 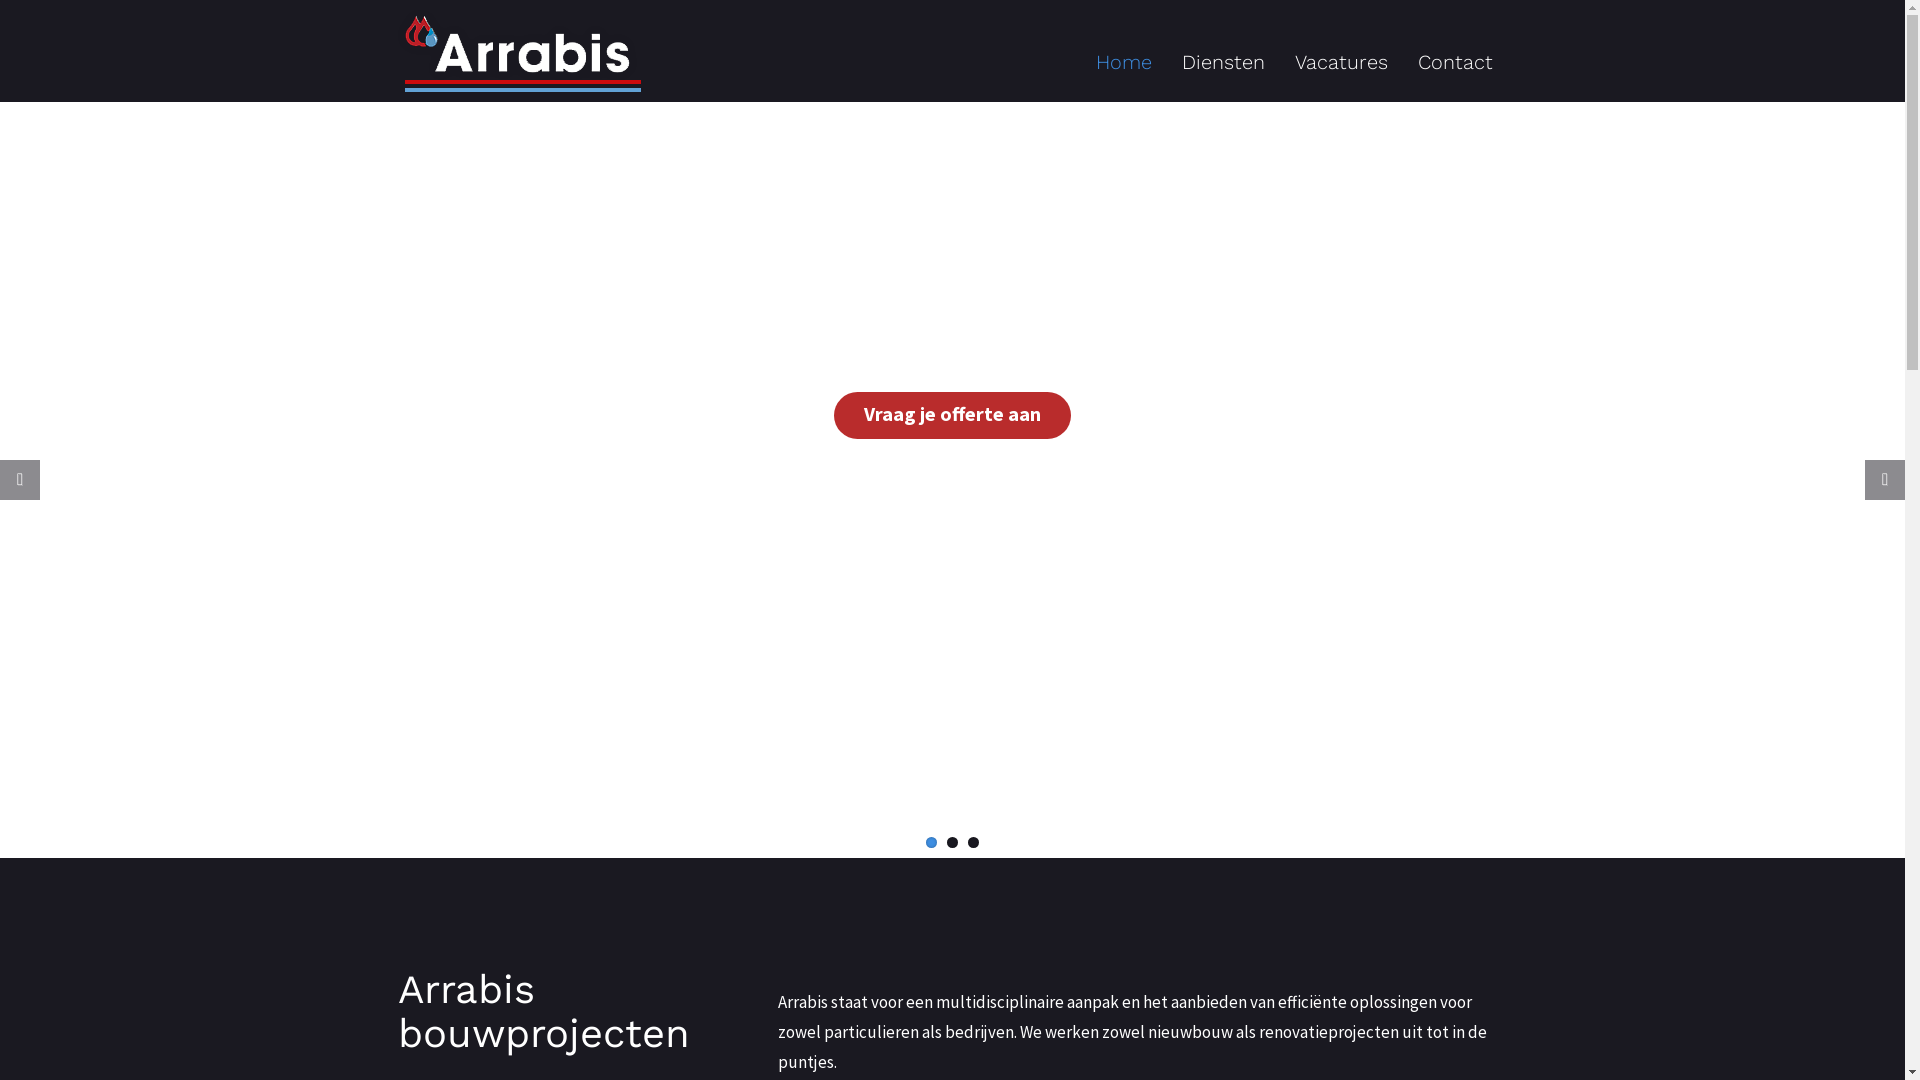 I want to click on 'Vacatures', so click(x=1341, y=60).